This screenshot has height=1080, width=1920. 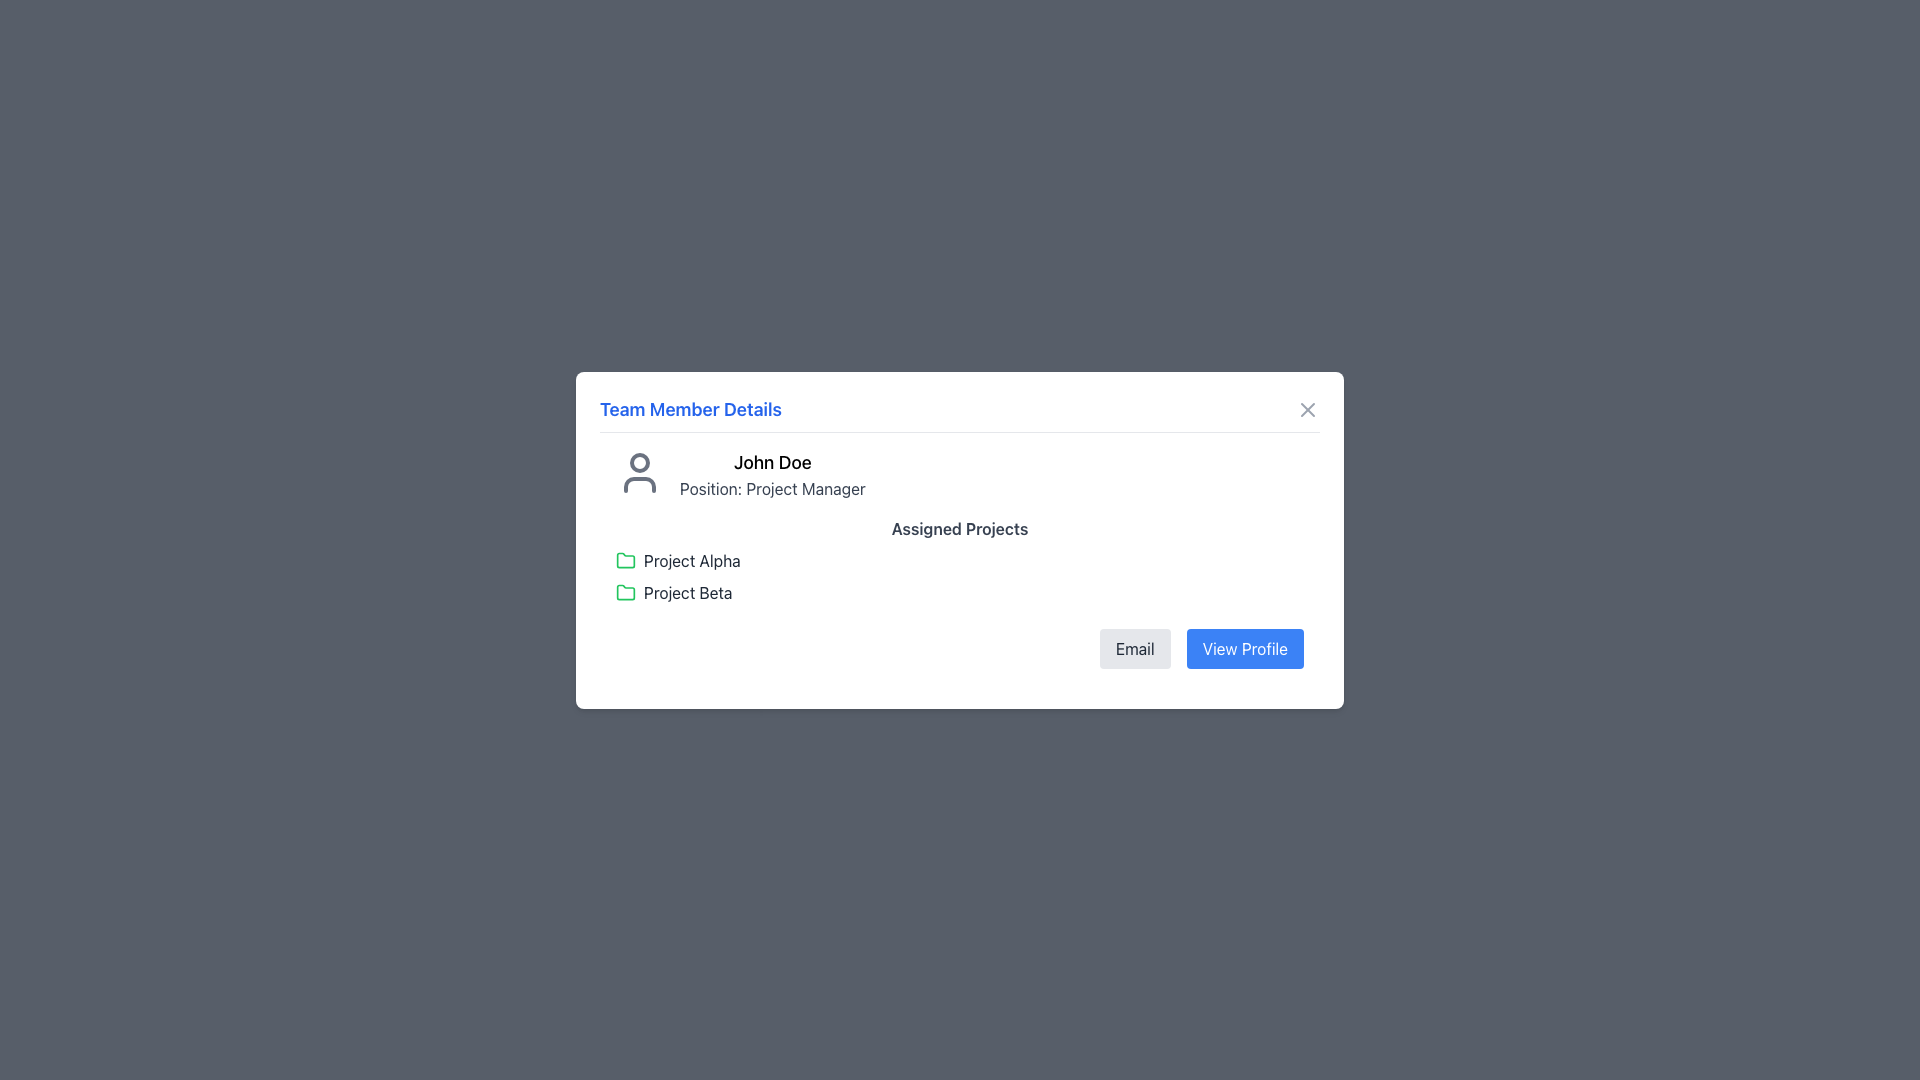 I want to click on the static text element displaying the job title of 'John Doe' located in the 'Team Member Details' pop-up window, so click(x=771, y=488).